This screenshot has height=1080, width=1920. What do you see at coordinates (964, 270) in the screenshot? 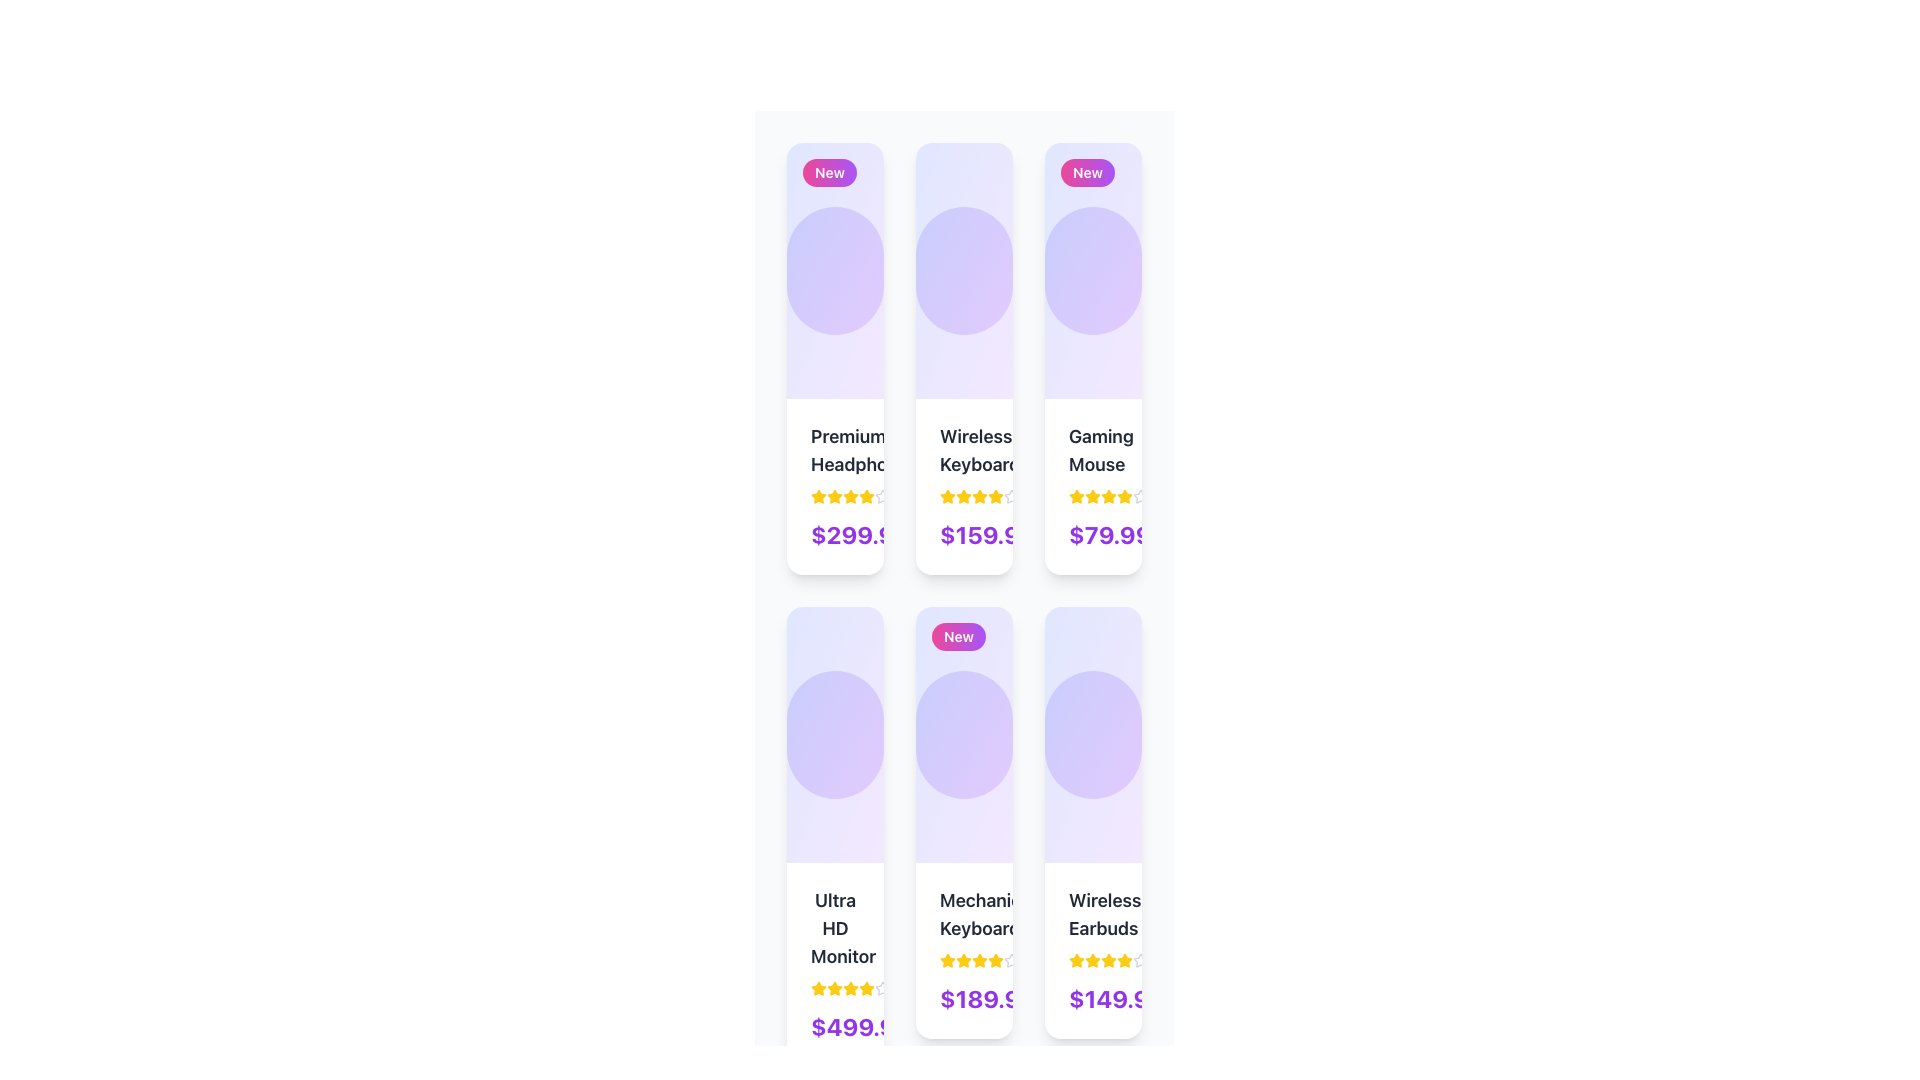
I see `the decorative visual element located at the center of the vertical card-like UI component in the middle column of a 3-column grid layout` at bounding box center [964, 270].